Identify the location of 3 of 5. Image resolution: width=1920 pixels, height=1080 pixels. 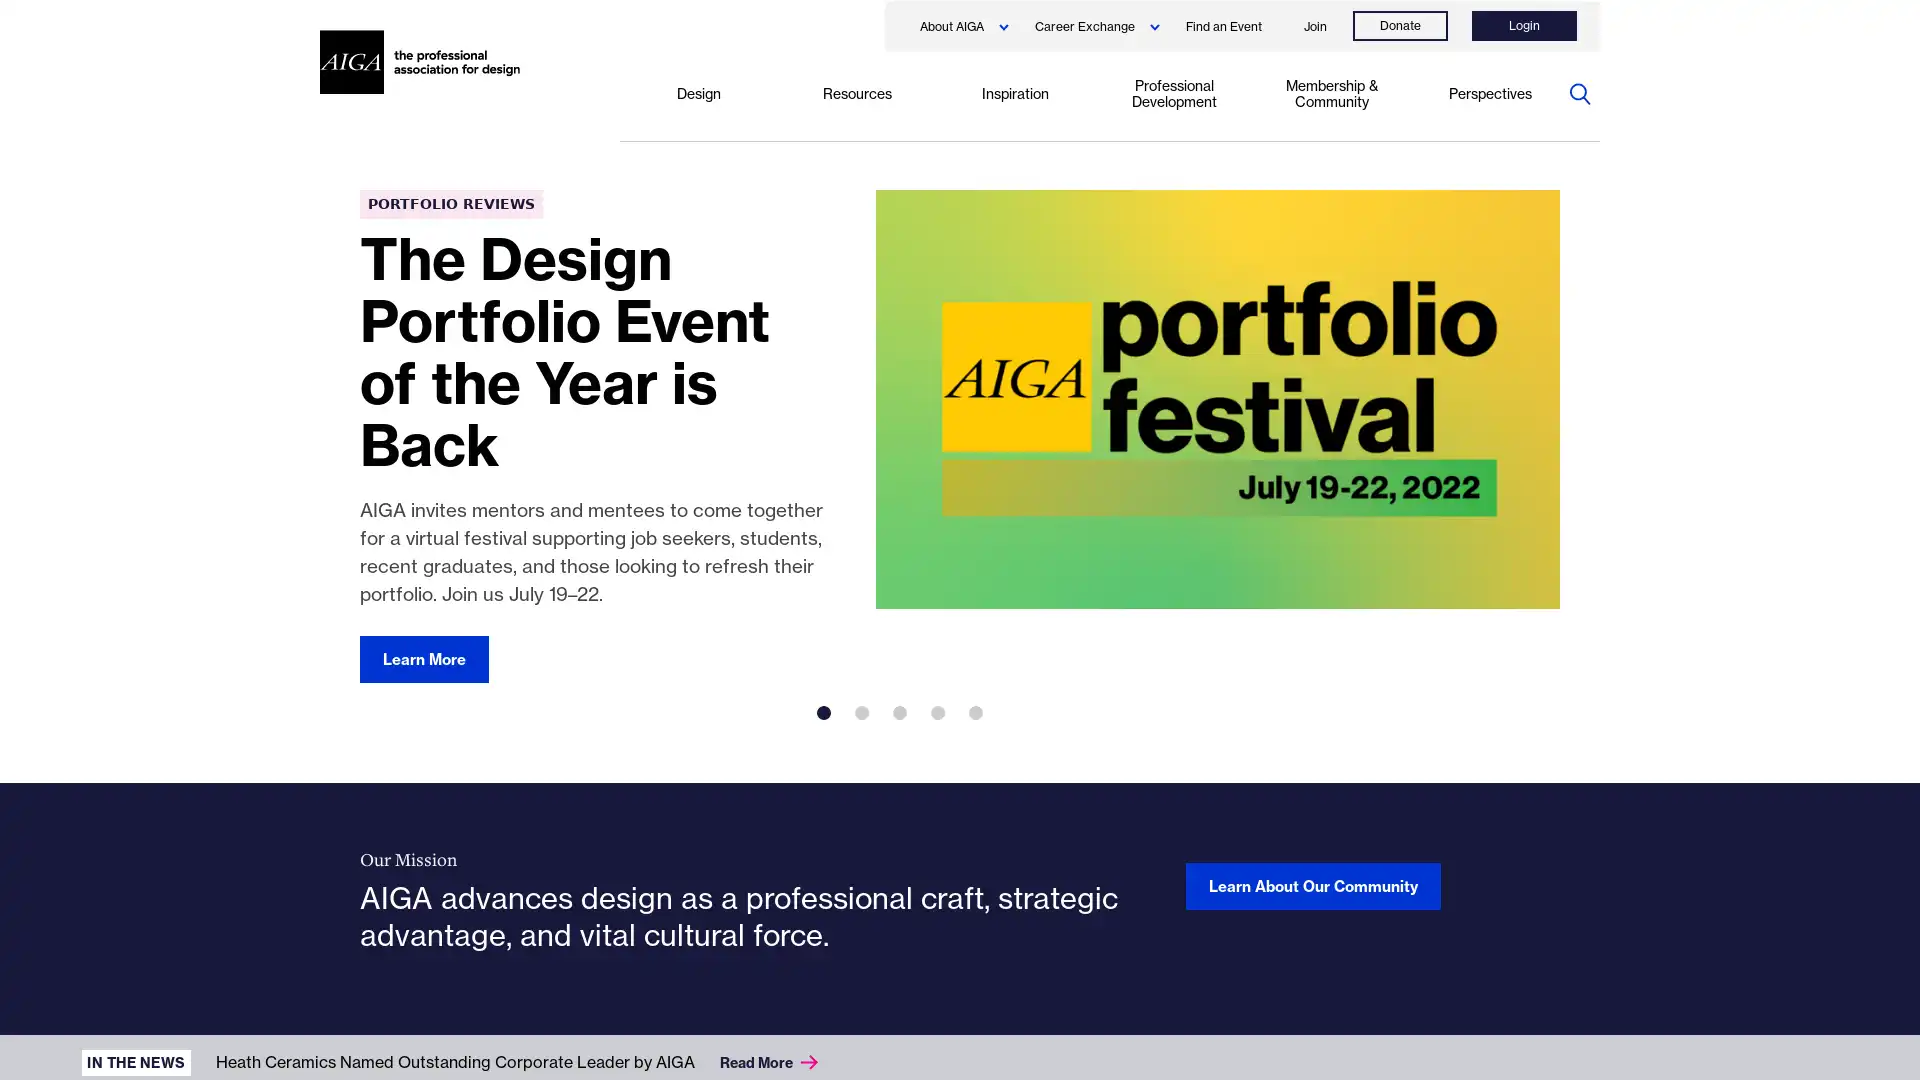
(899, 712).